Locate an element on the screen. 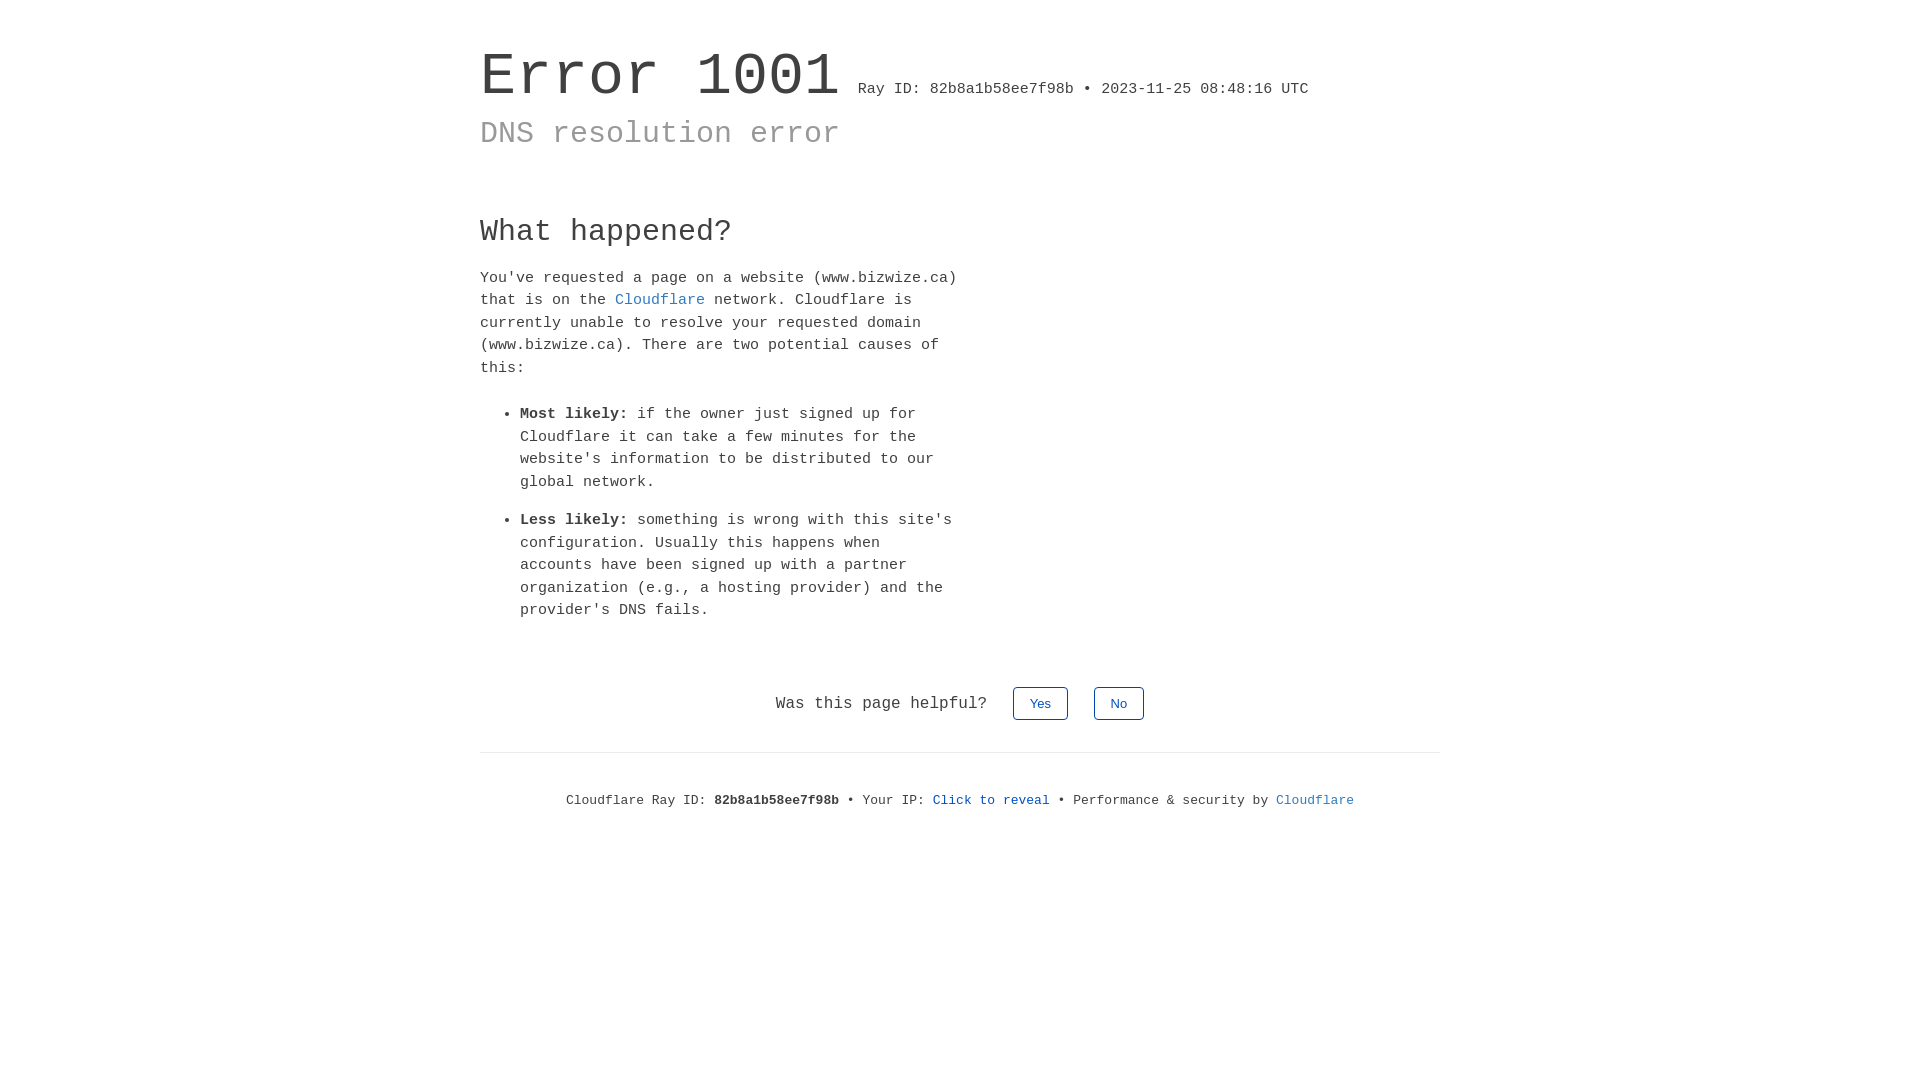  'Cloudflare' is located at coordinates (1315, 798).